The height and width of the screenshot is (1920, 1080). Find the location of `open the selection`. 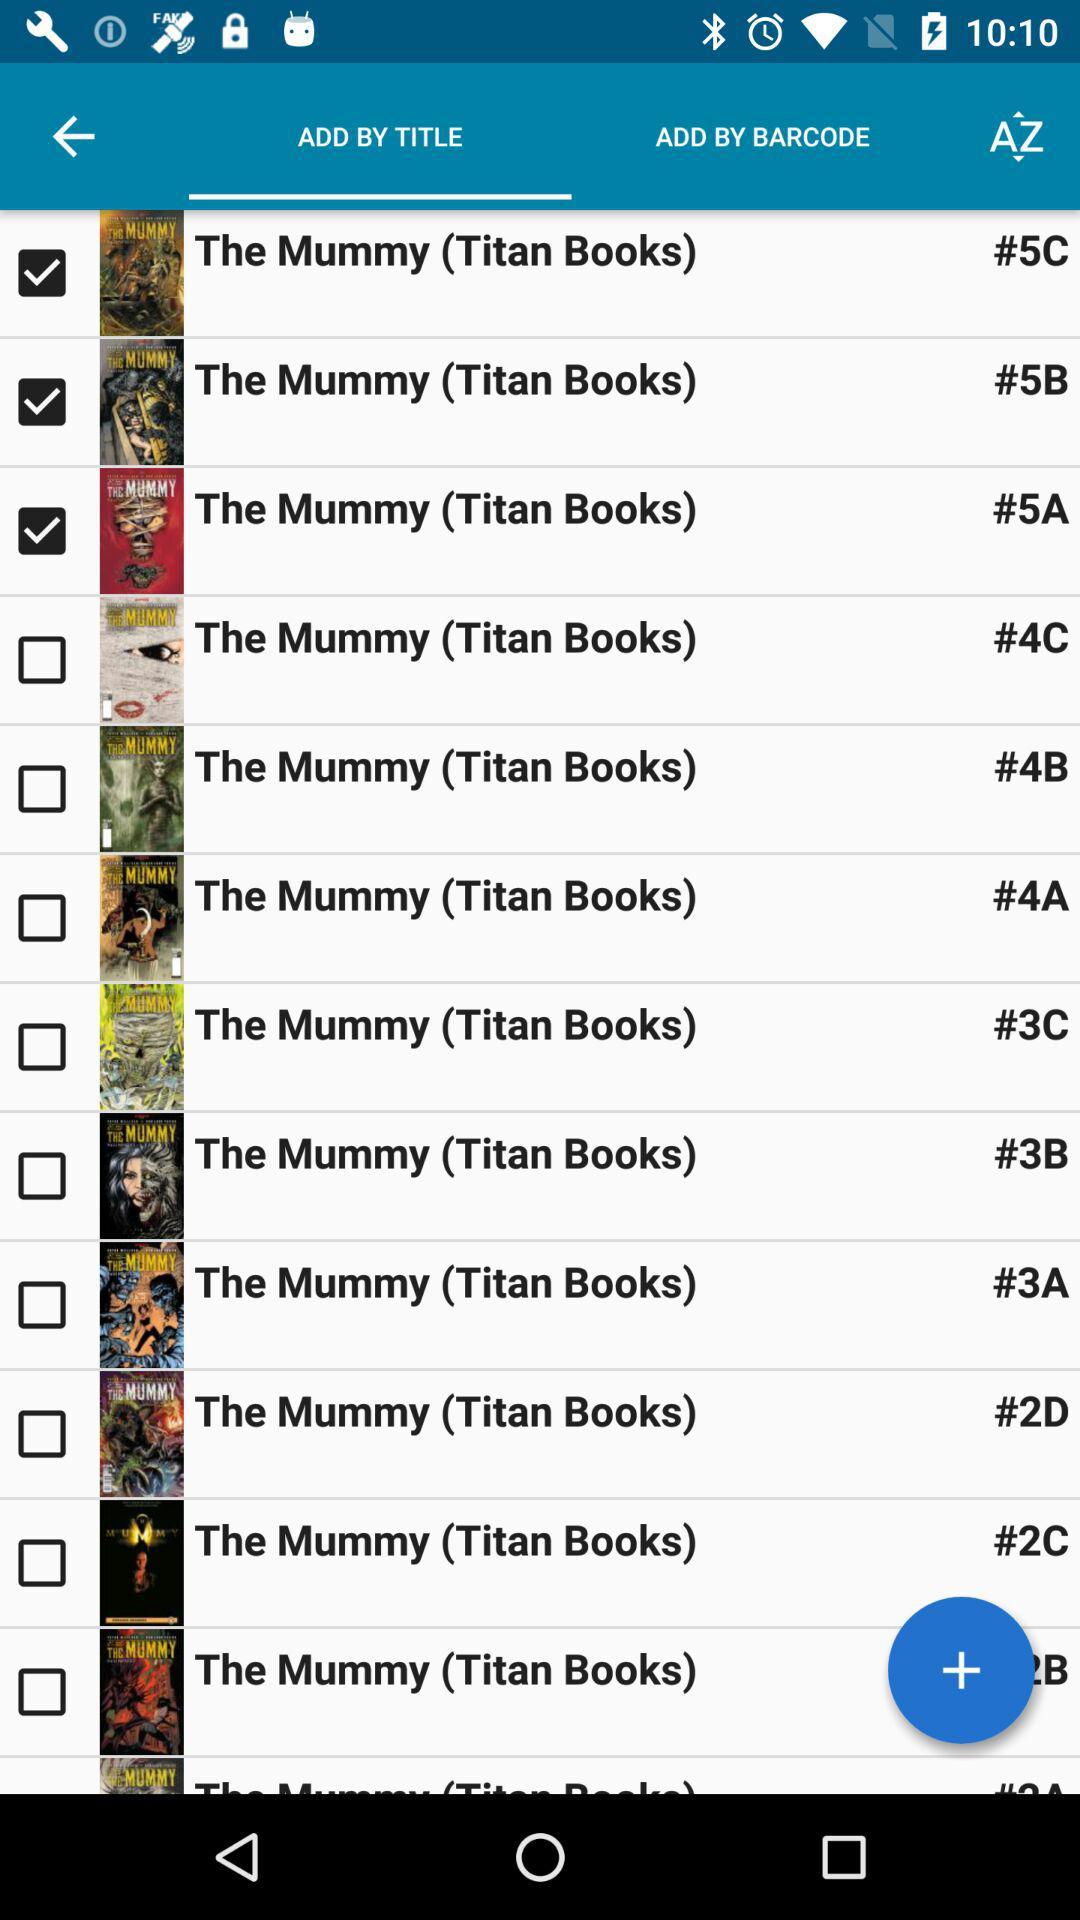

open the selection is located at coordinates (140, 916).